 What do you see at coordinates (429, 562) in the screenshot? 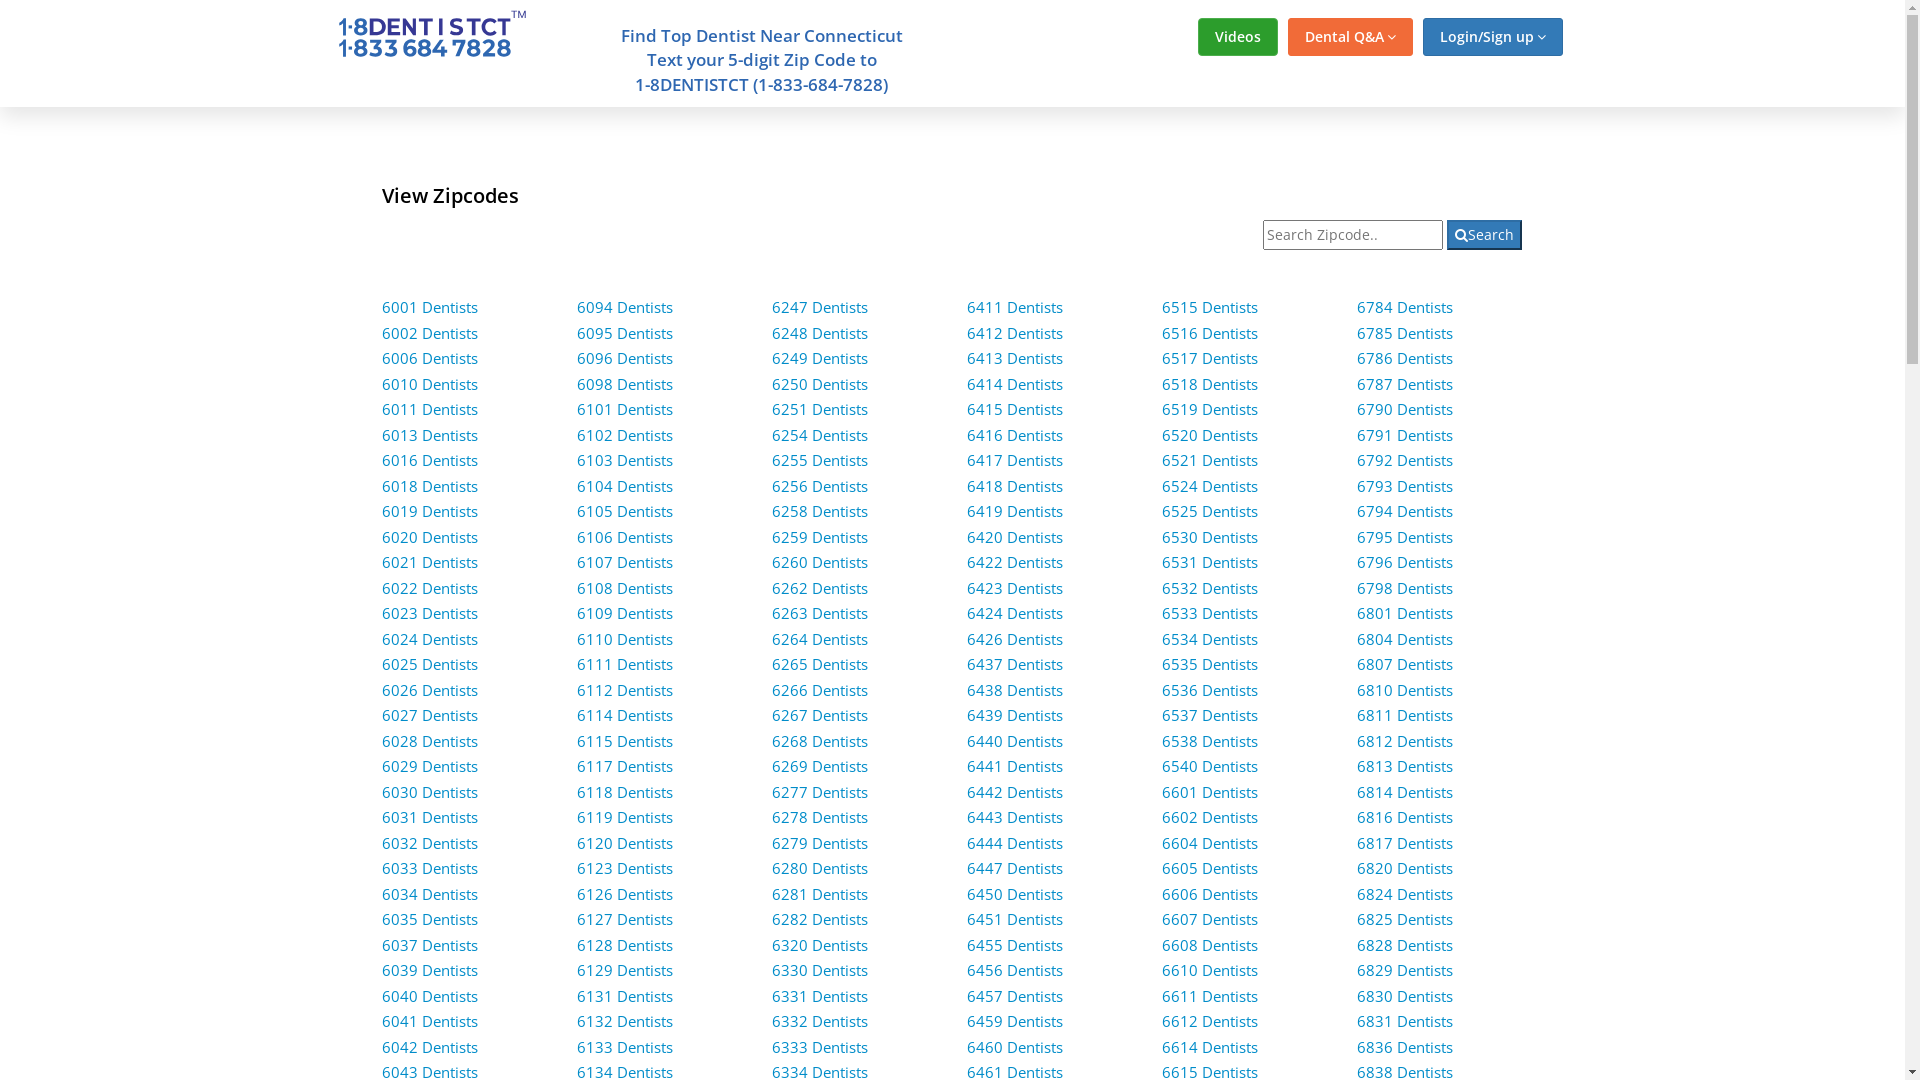
I see `'6021 Dentists'` at bounding box center [429, 562].